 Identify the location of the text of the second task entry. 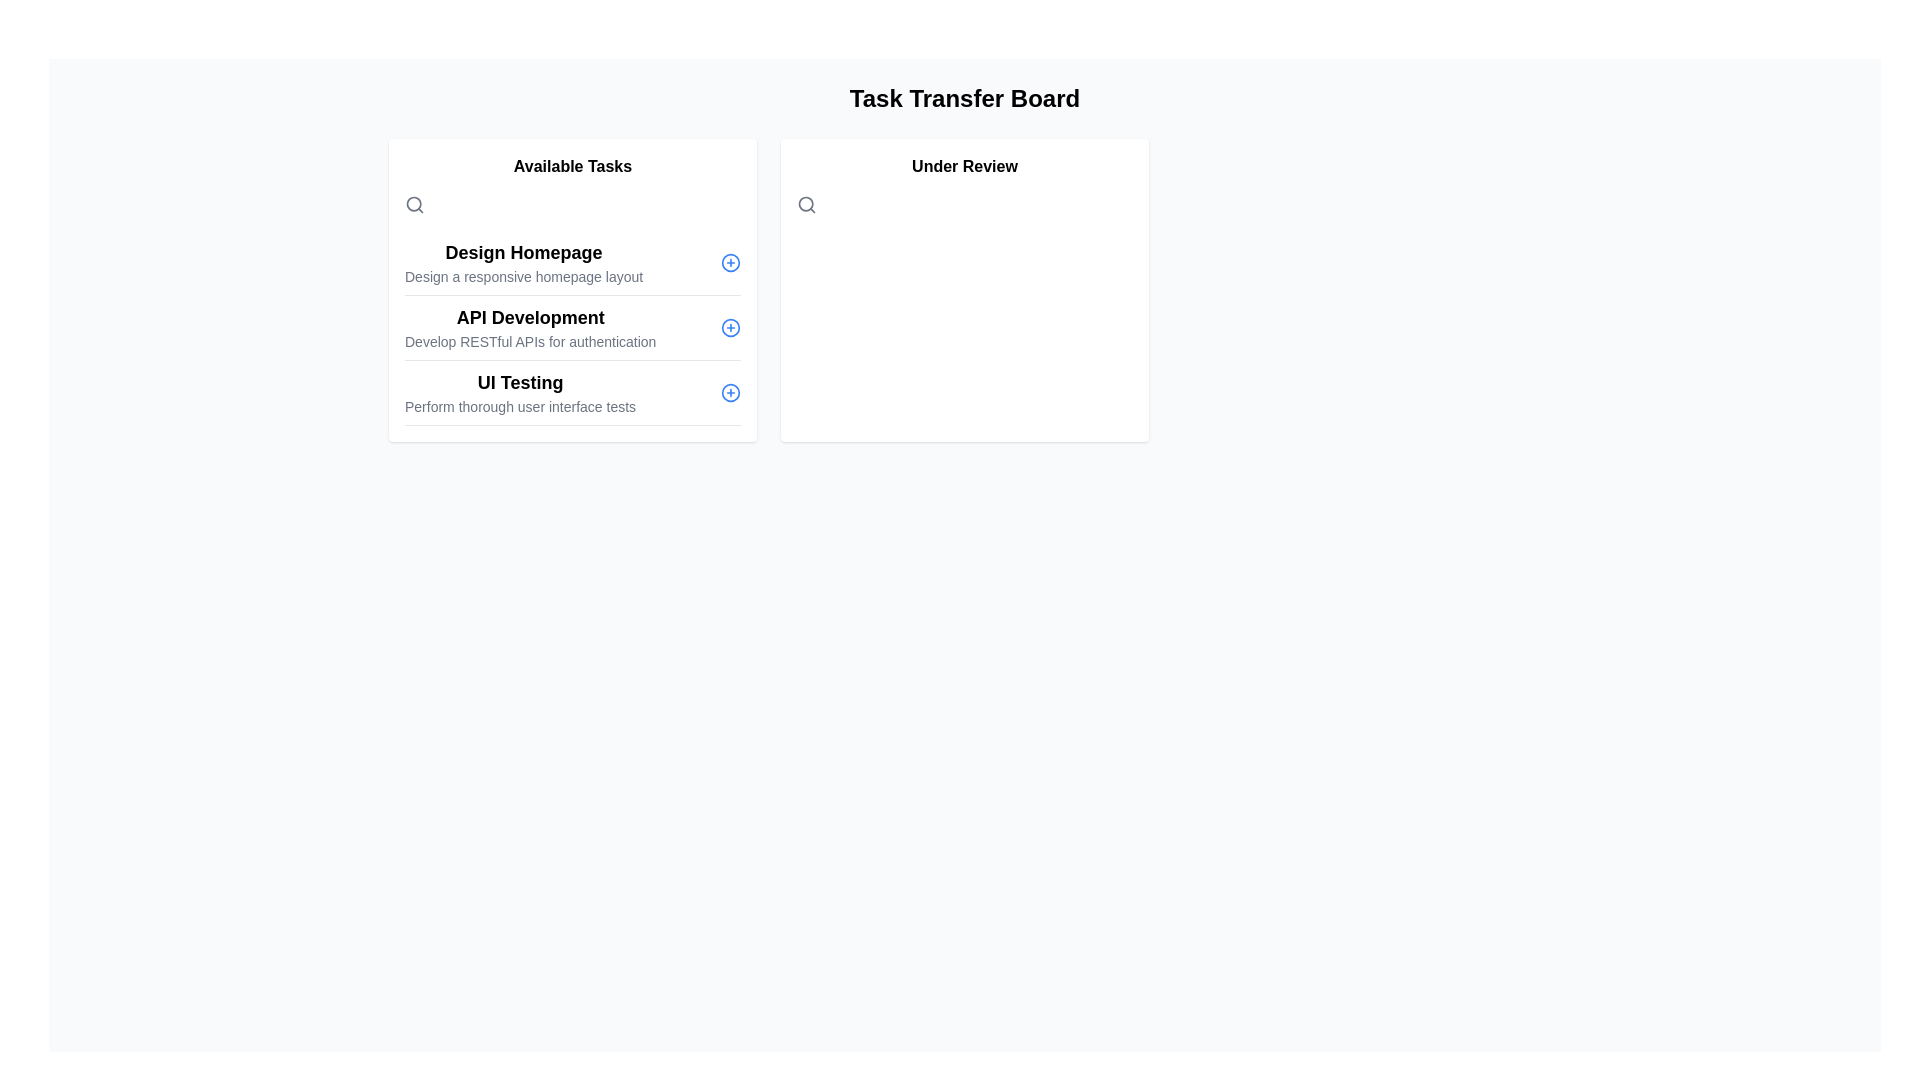
(571, 326).